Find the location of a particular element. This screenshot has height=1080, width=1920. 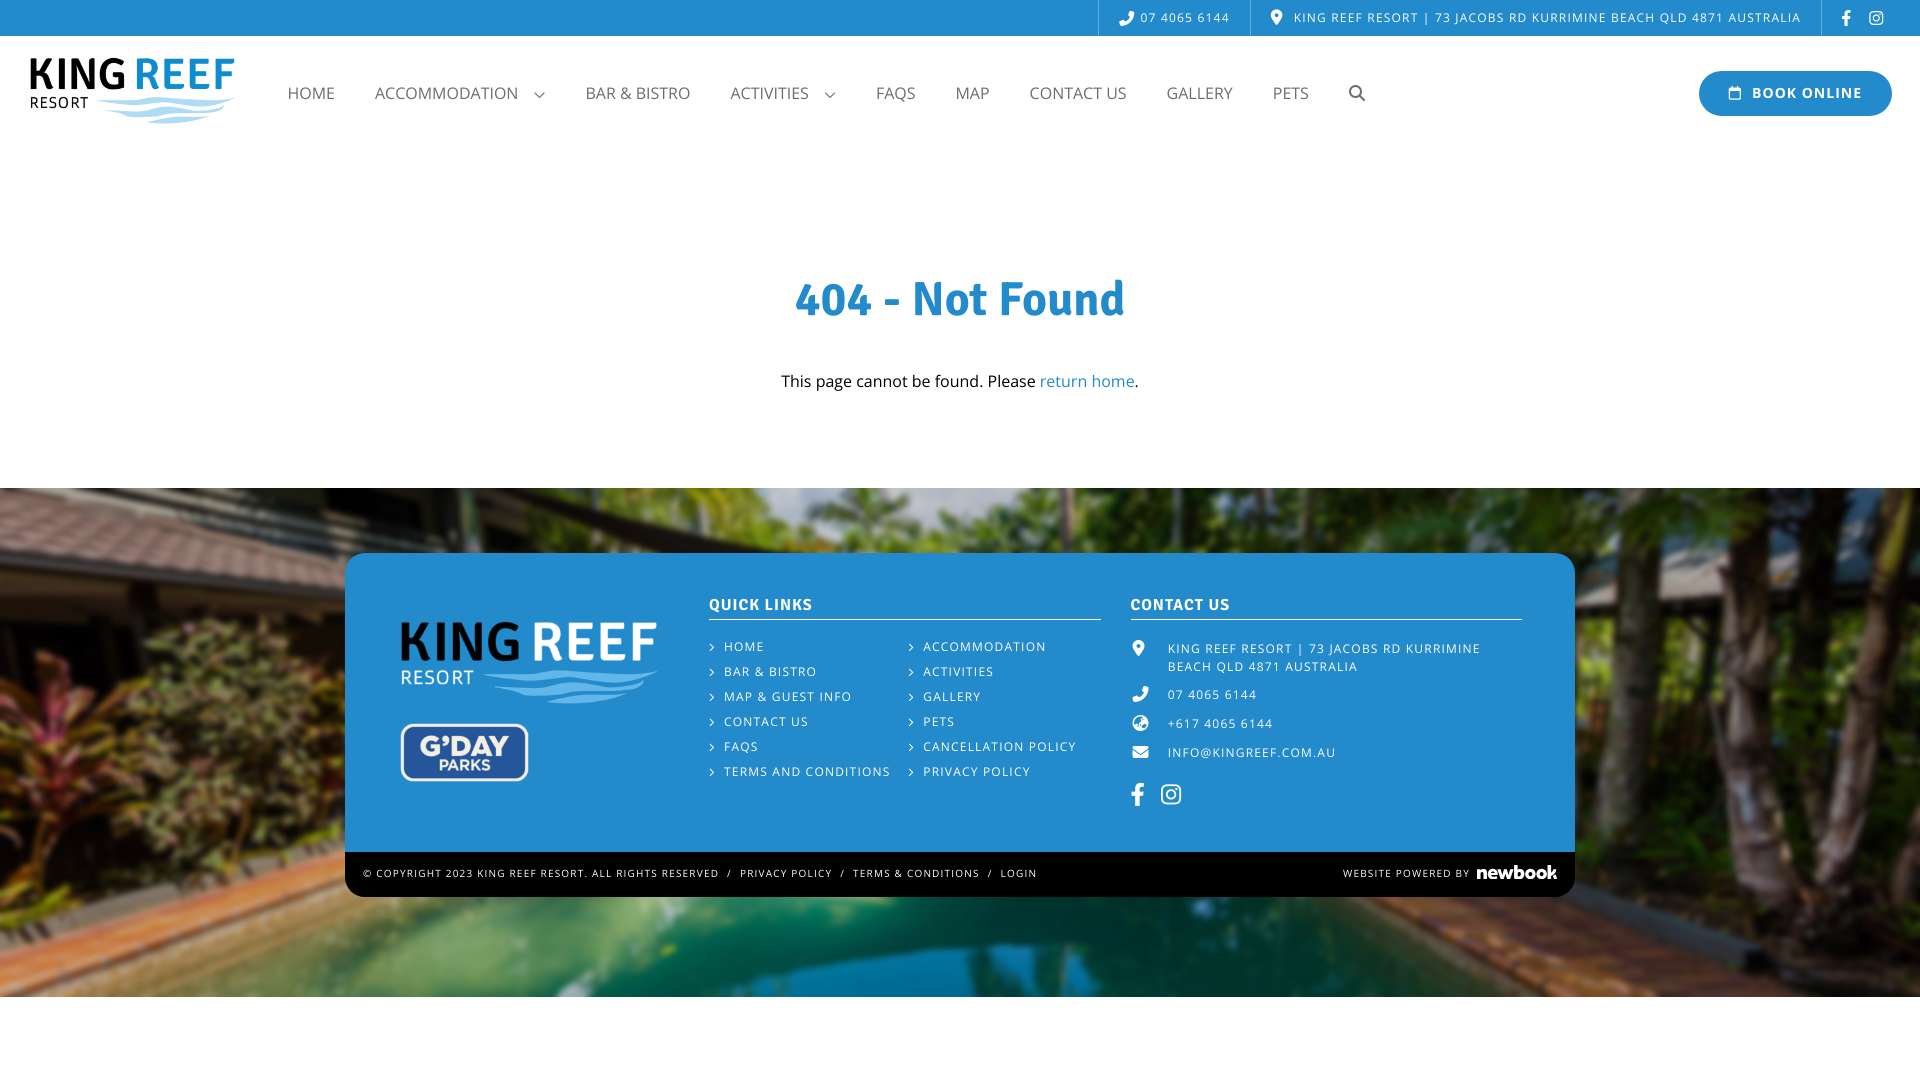

'ACCOMMODATION' is located at coordinates (977, 647).